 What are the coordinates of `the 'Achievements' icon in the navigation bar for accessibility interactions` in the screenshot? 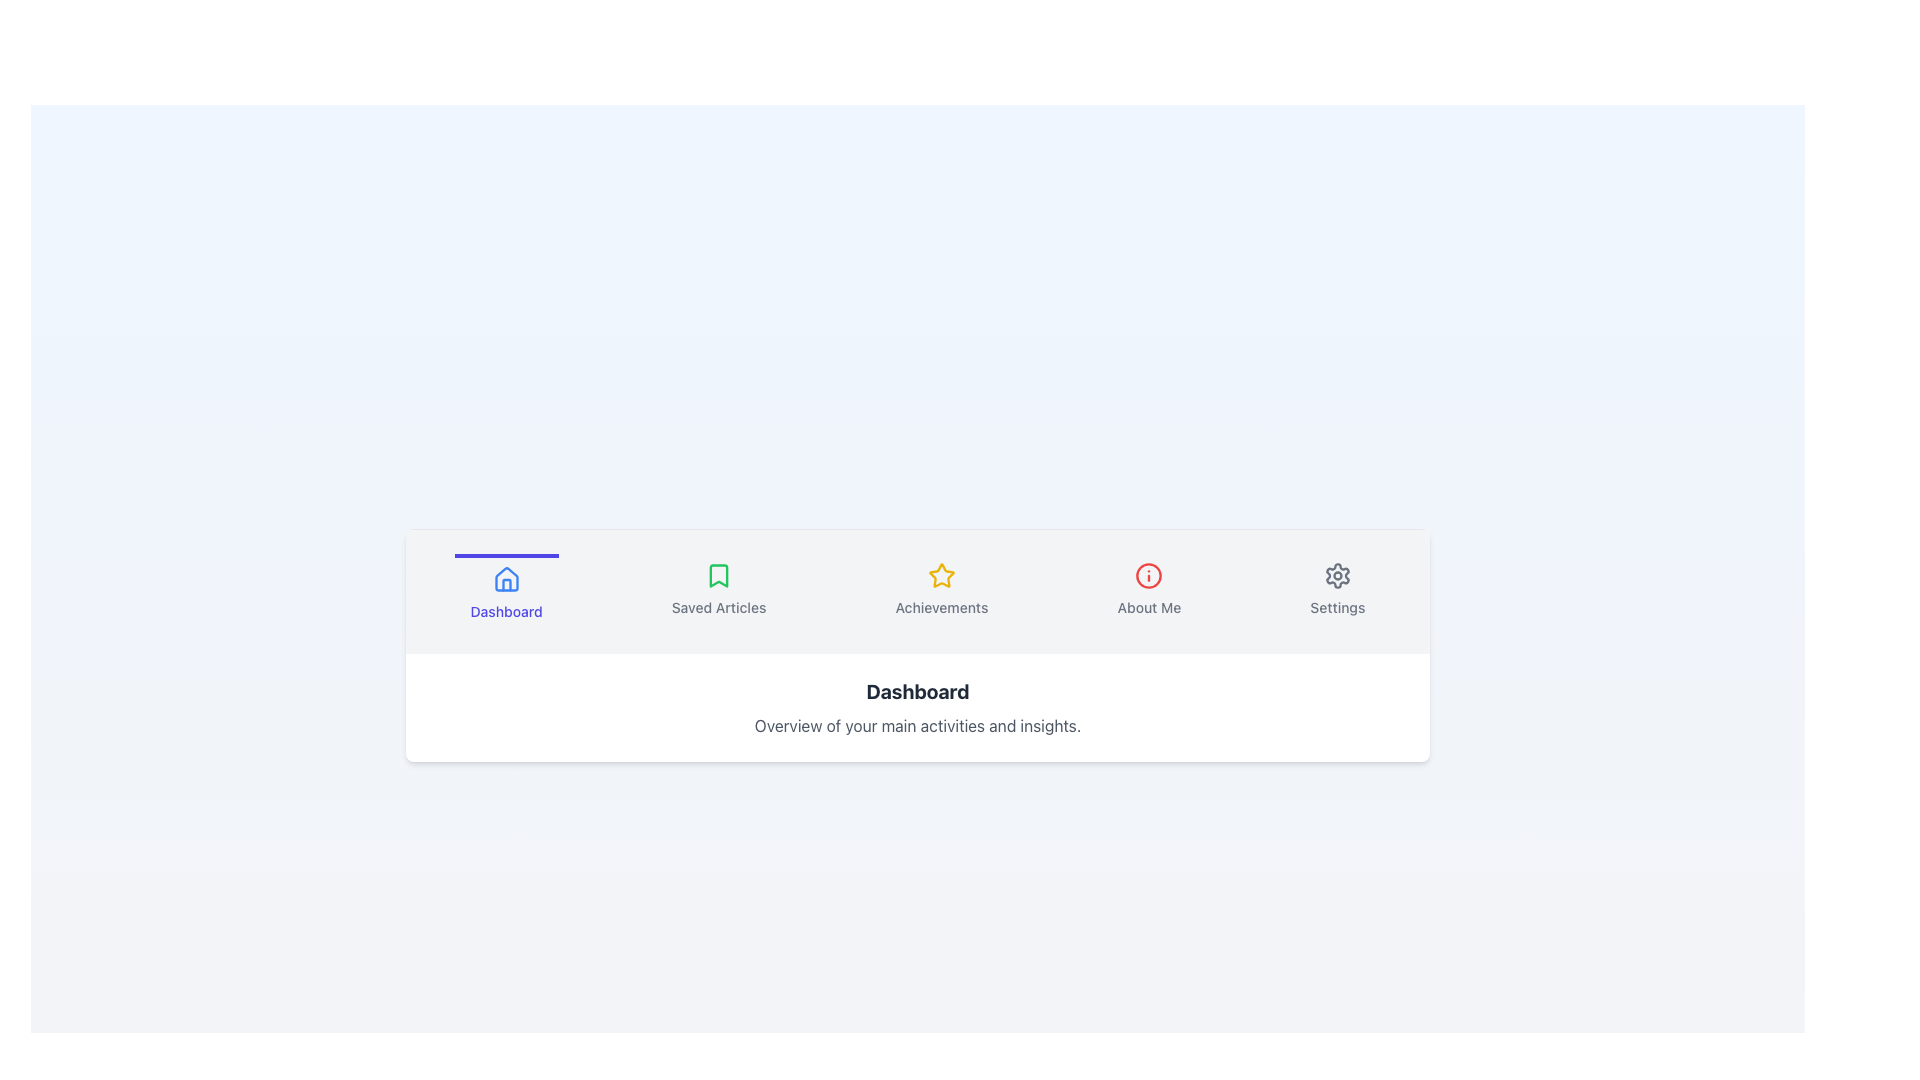 It's located at (940, 574).